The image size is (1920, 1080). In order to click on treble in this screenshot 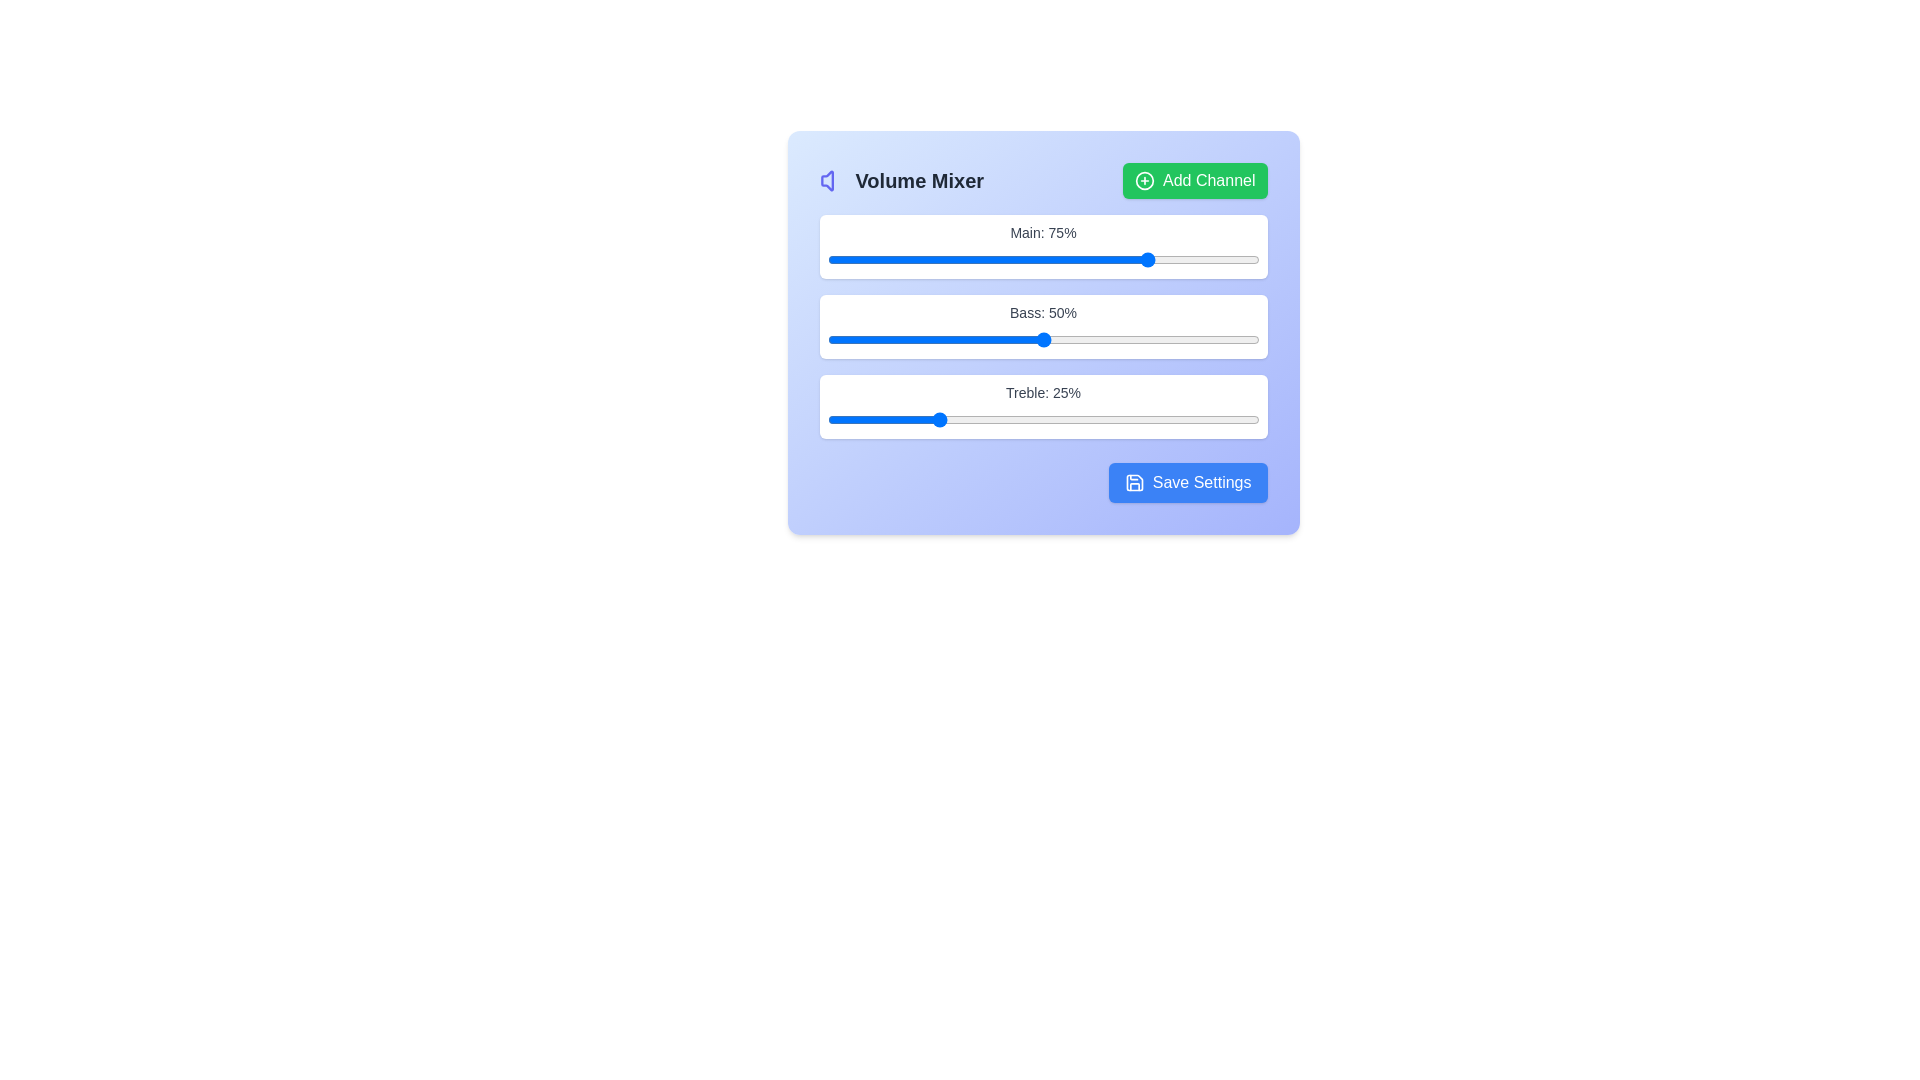, I will do `click(1051, 419)`.